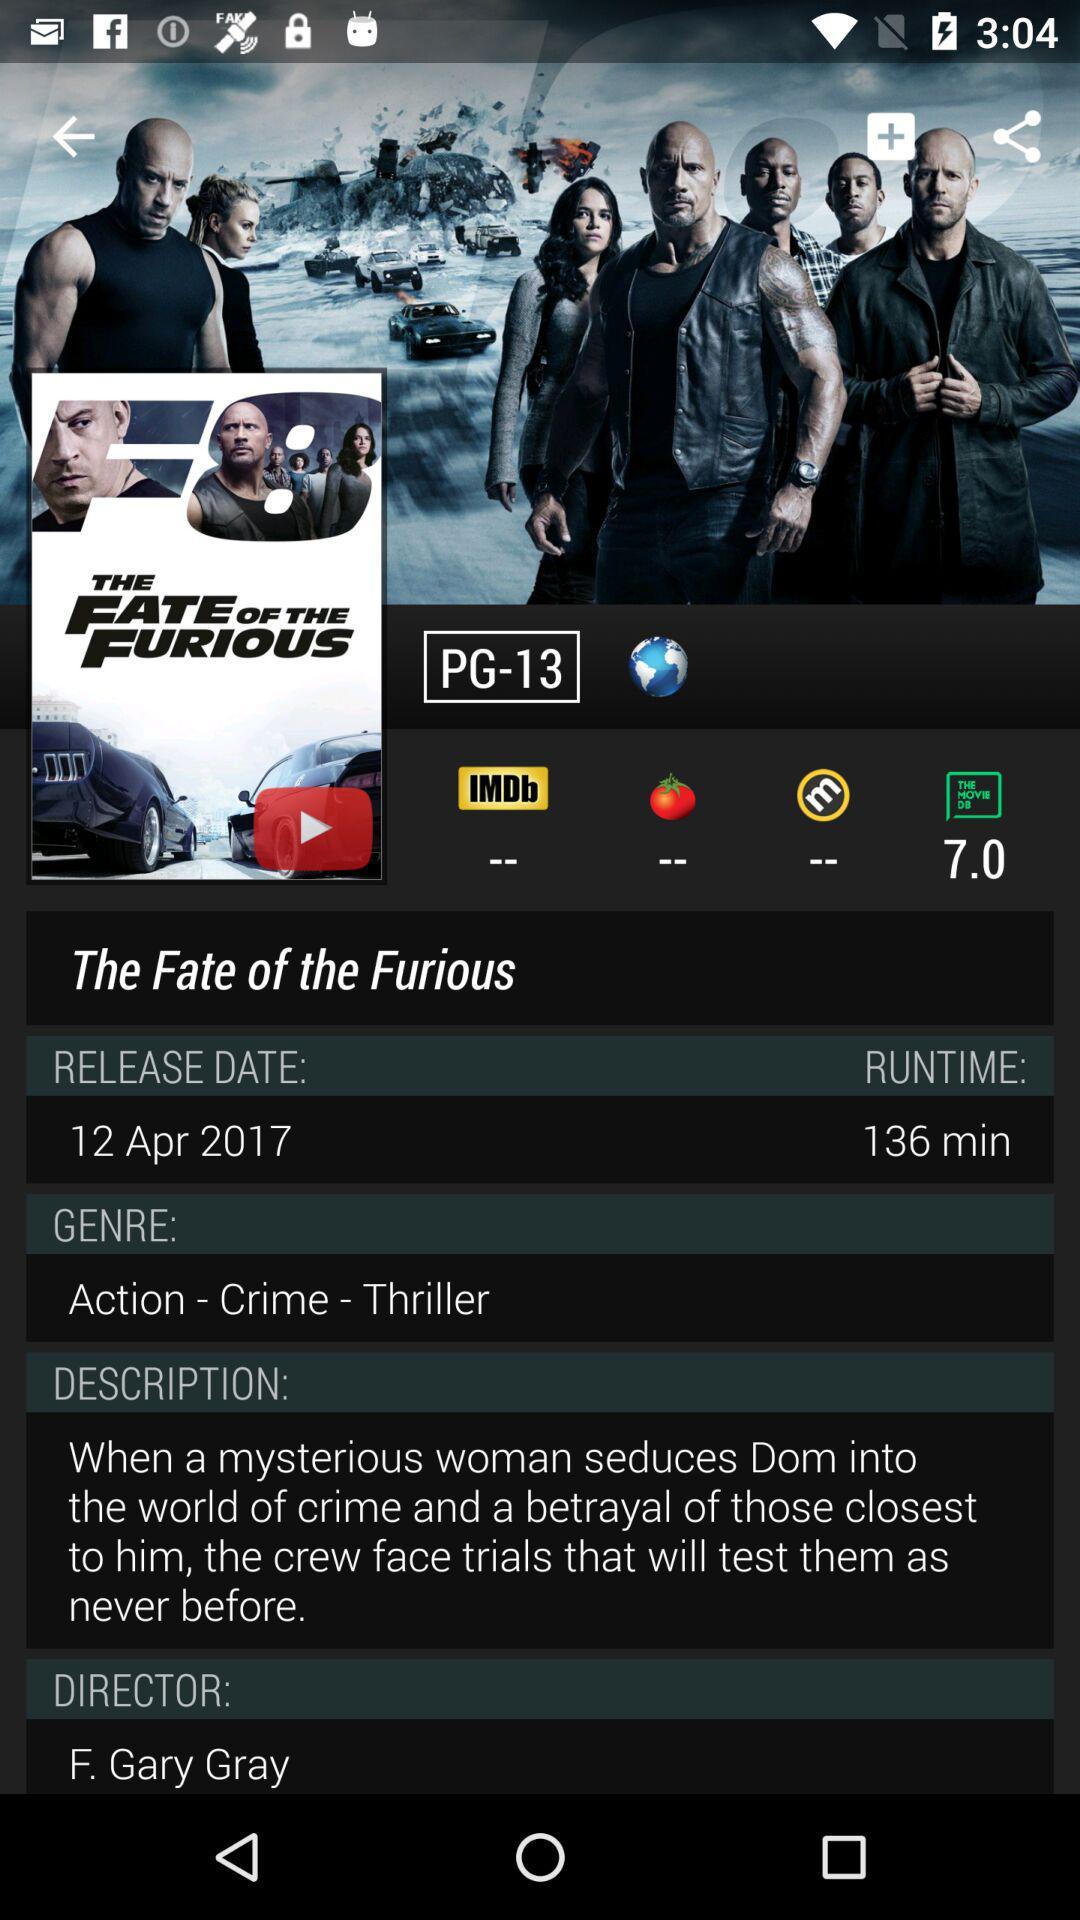 This screenshot has width=1080, height=1920. Describe the element at coordinates (206, 625) in the screenshot. I see `poster` at that location.